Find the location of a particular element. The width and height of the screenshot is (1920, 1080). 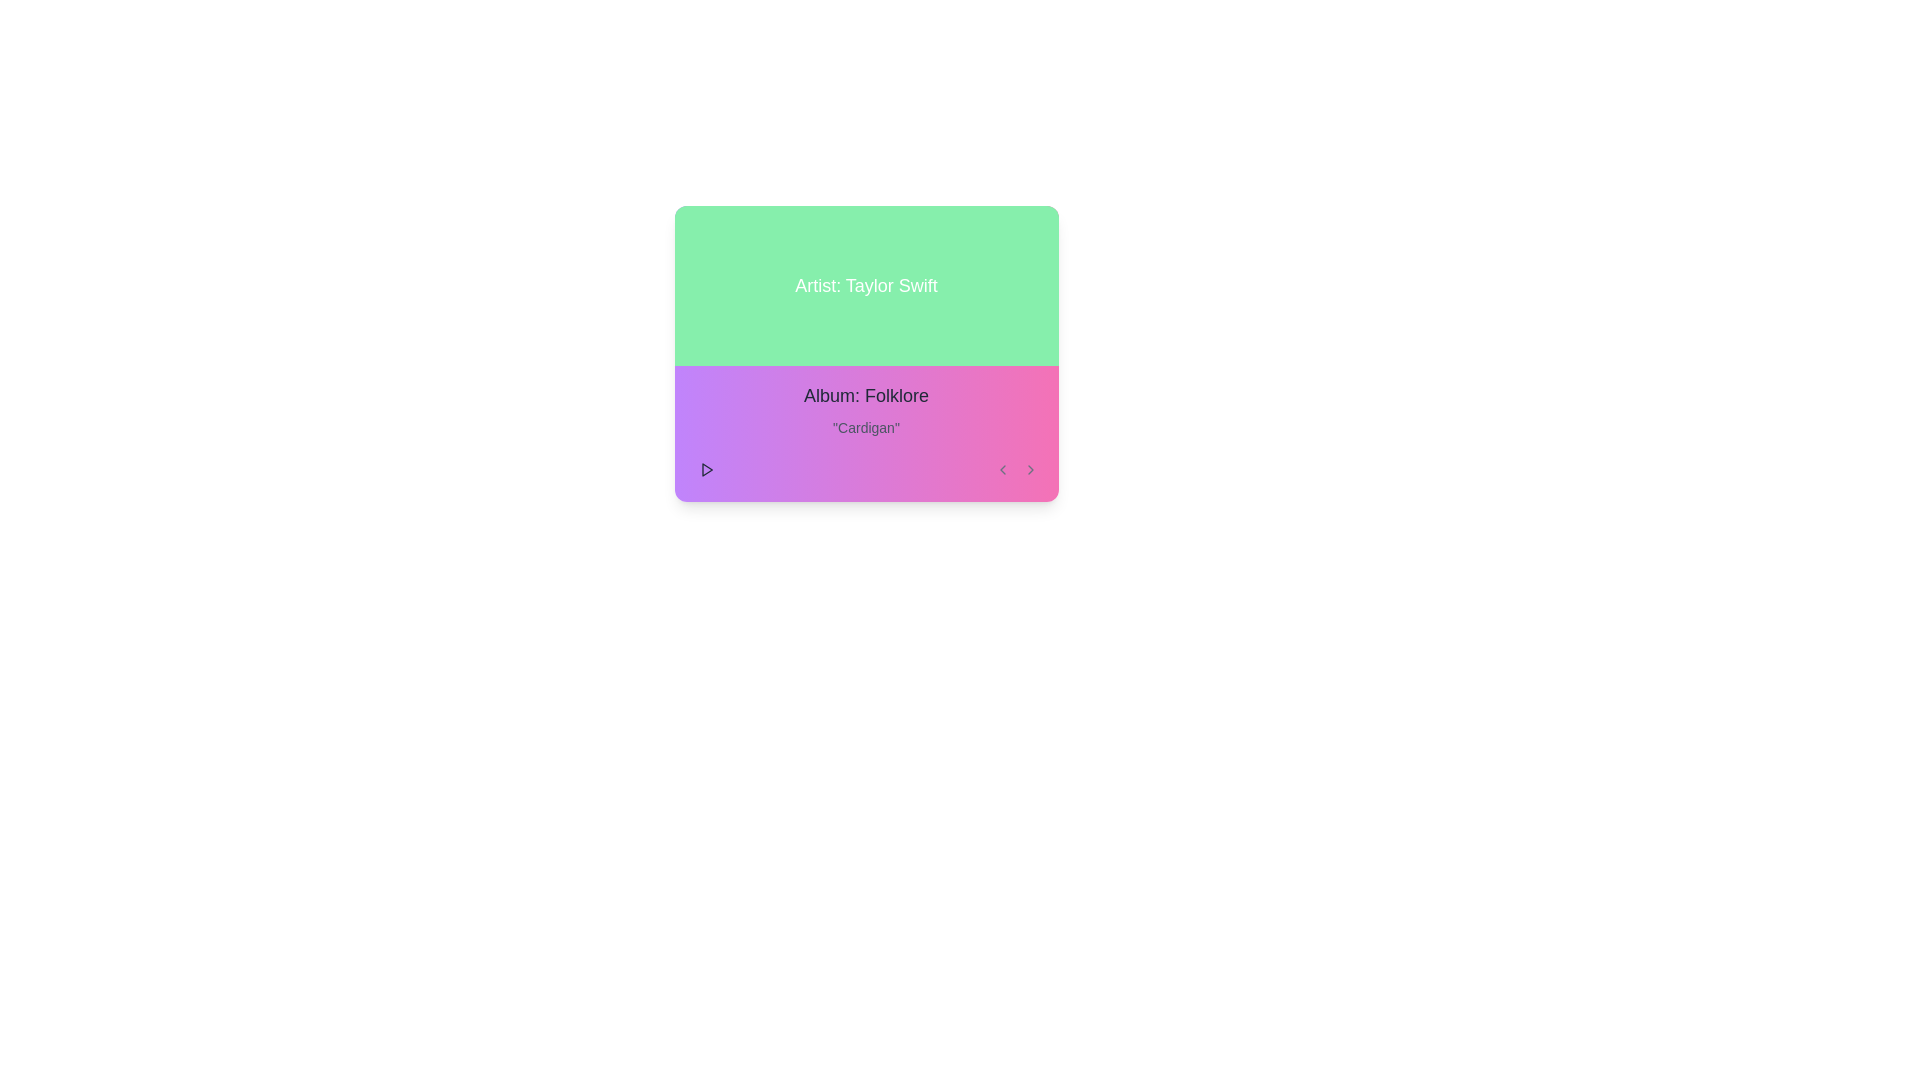

the play icon, which is a triangular shape pointing right, outlined in dark color against a semi-transparent purple background, located at the bottom-left corner of the card interface is located at coordinates (706, 470).